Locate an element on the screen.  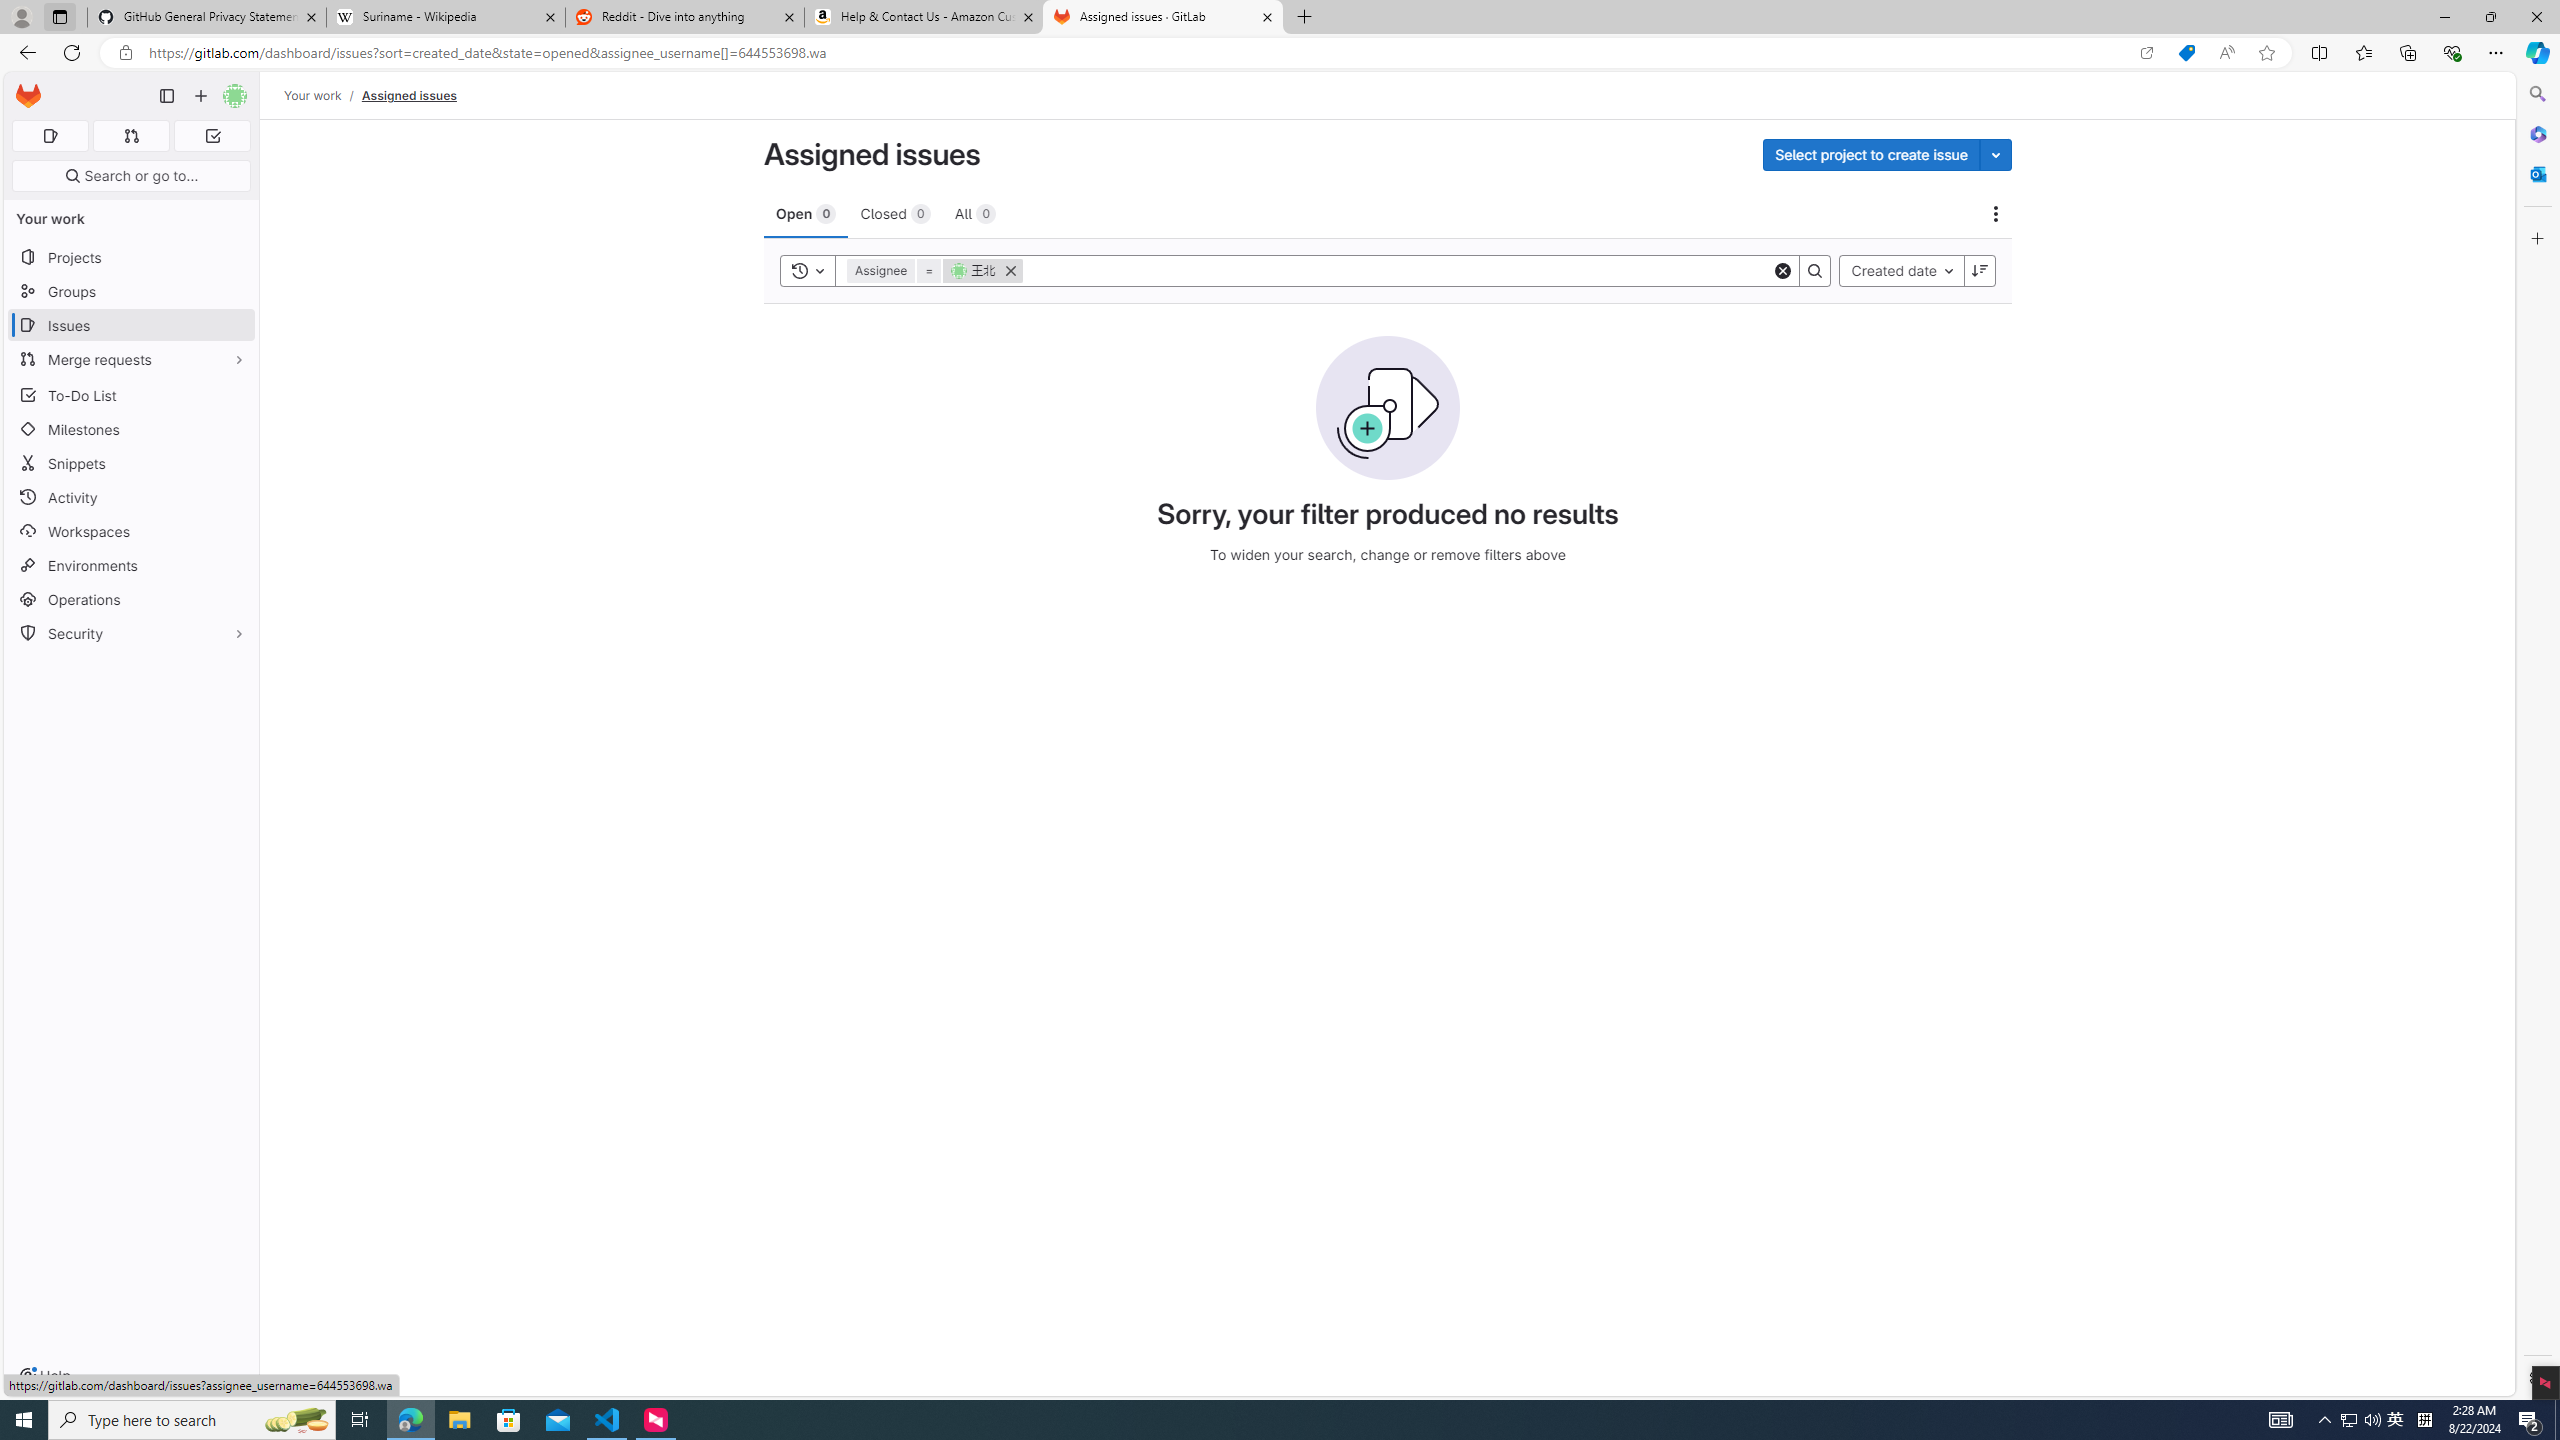
'Your work' is located at coordinates (313, 95).